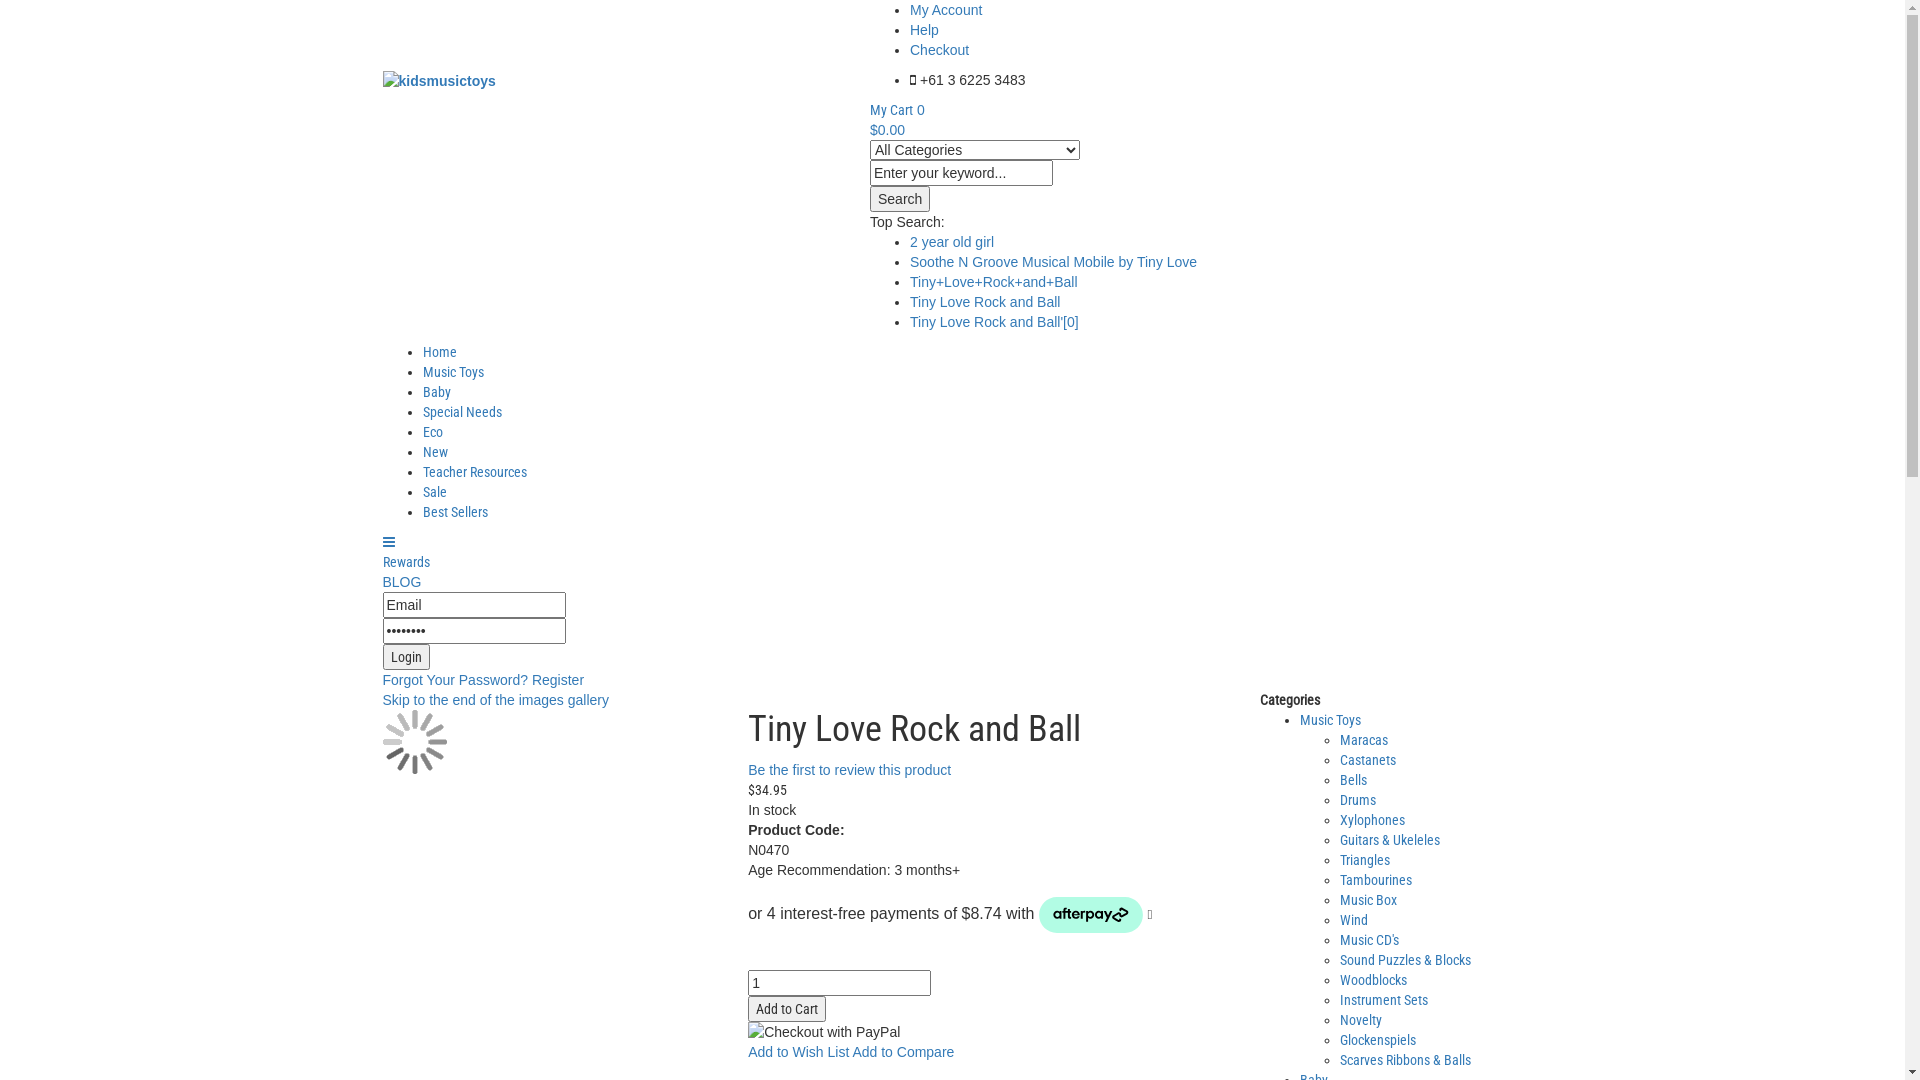  Describe the element at coordinates (944, 10) in the screenshot. I see `'My Account'` at that location.